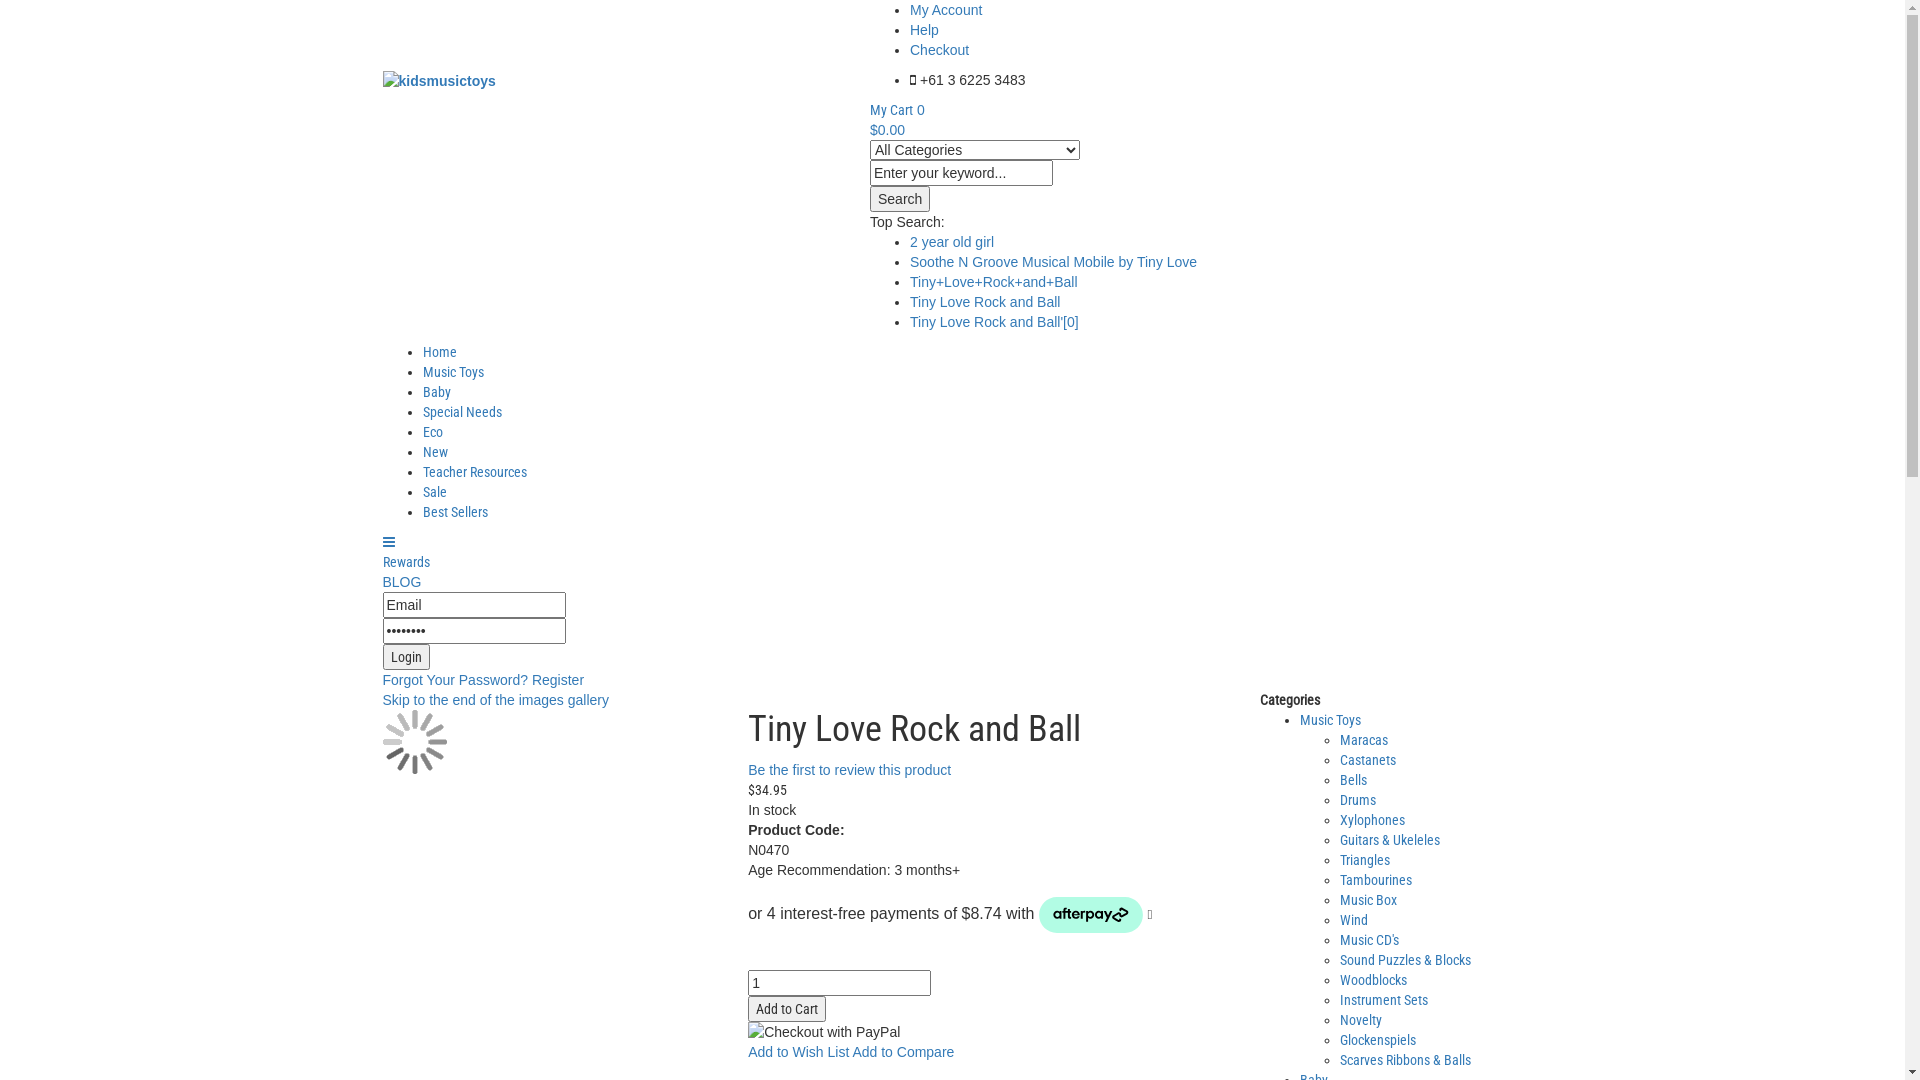  Describe the element at coordinates (944, 10) in the screenshot. I see `'My Account'` at that location.